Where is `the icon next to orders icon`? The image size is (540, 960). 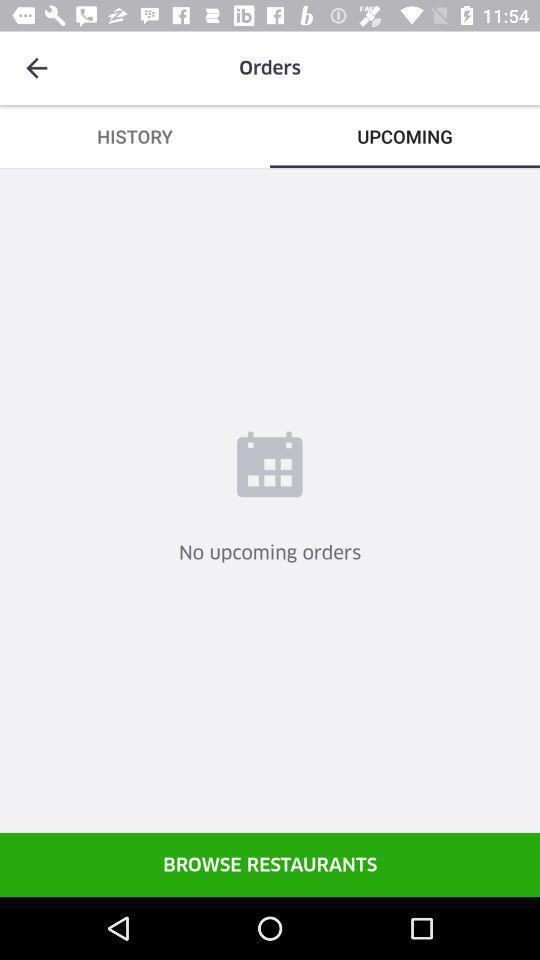
the icon next to orders icon is located at coordinates (36, 68).